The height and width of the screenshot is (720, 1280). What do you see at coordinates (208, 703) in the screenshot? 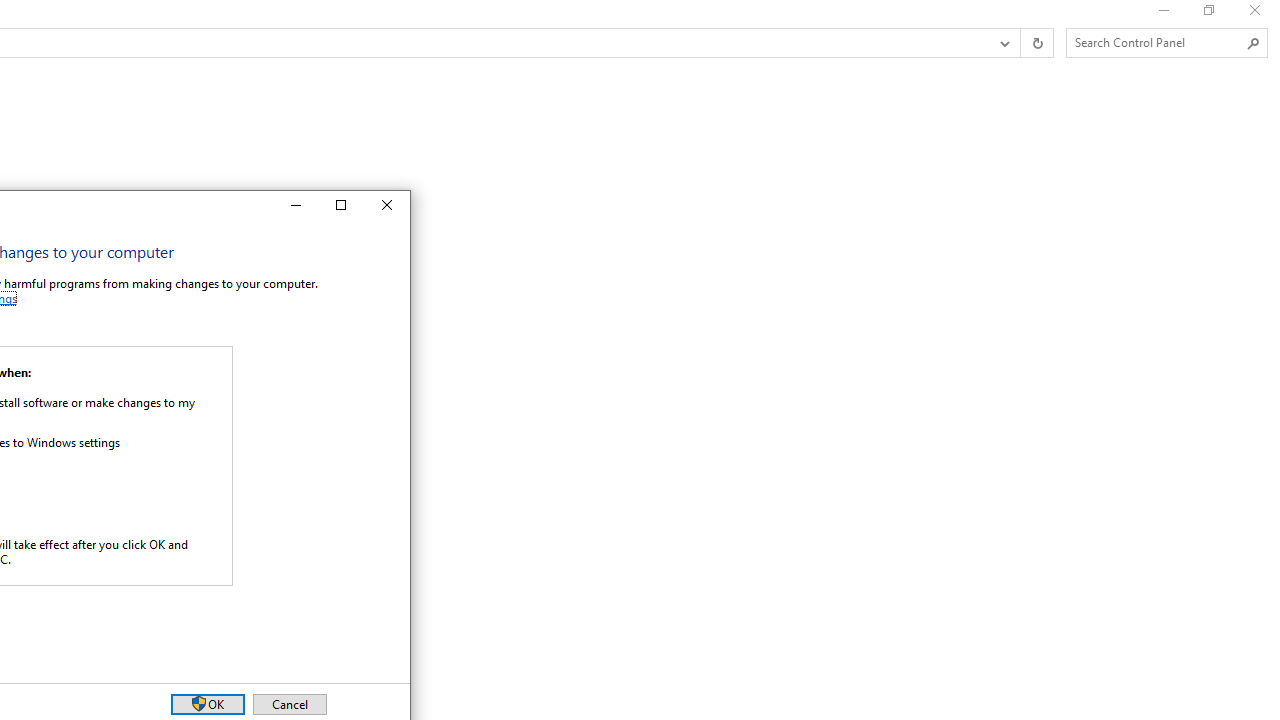
I see `'OK'` at bounding box center [208, 703].